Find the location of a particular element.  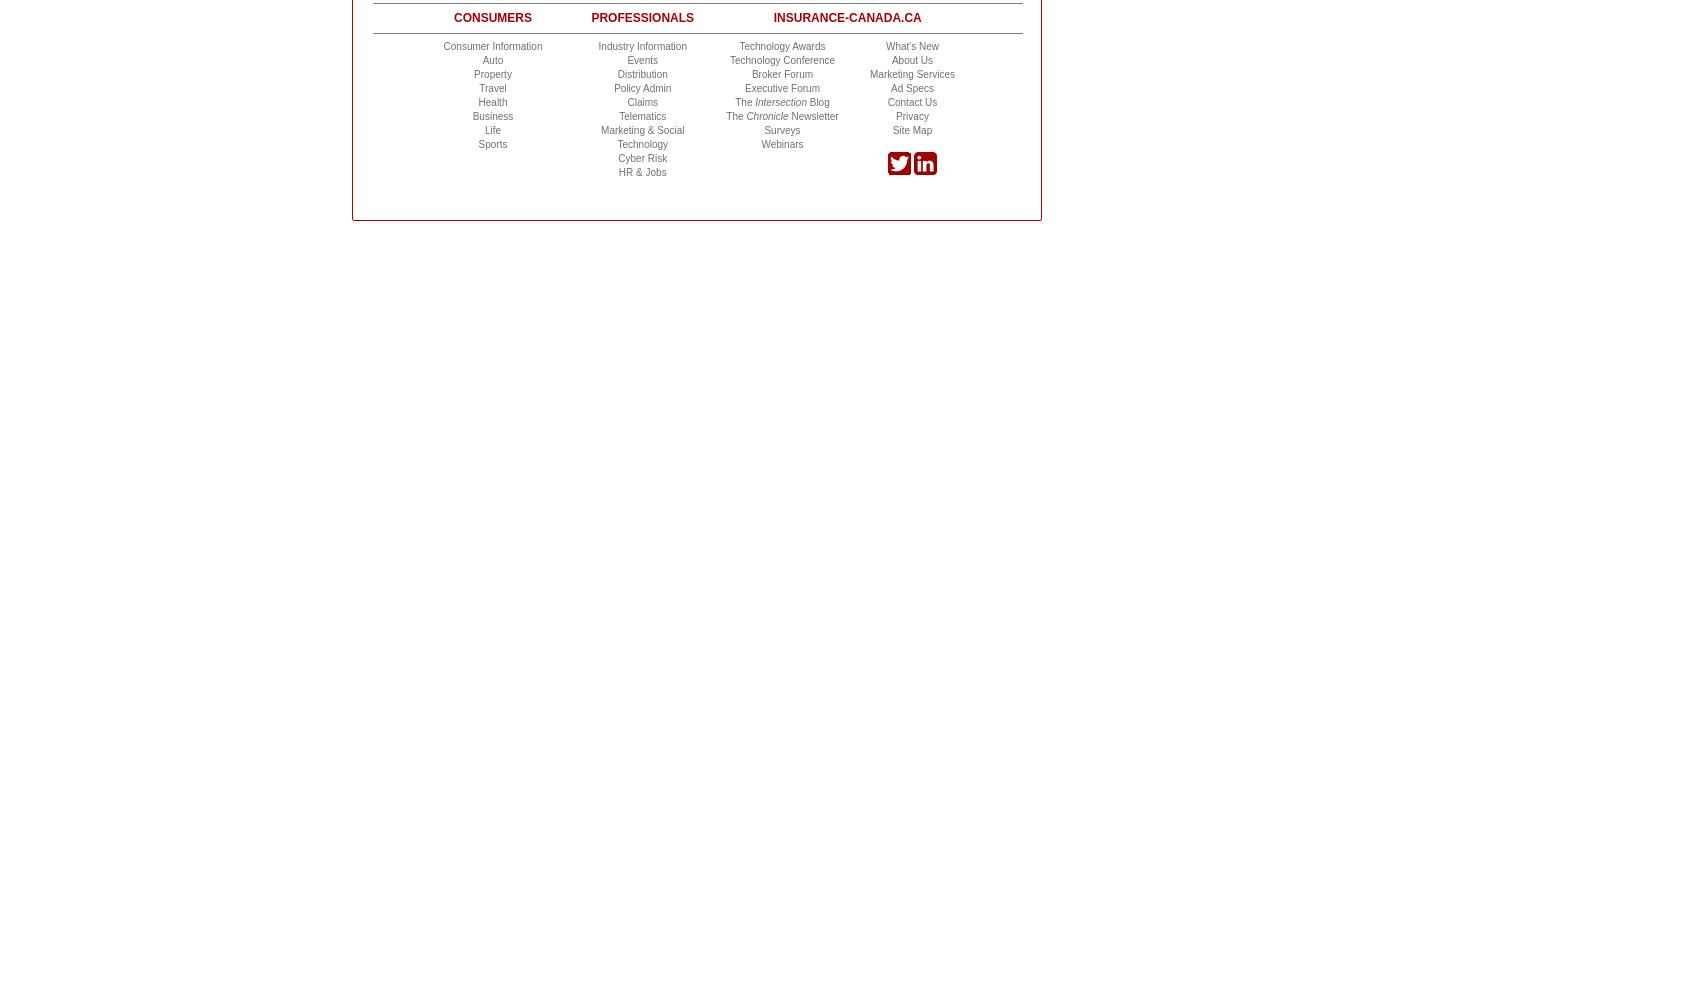

'Events' is located at coordinates (641, 59).